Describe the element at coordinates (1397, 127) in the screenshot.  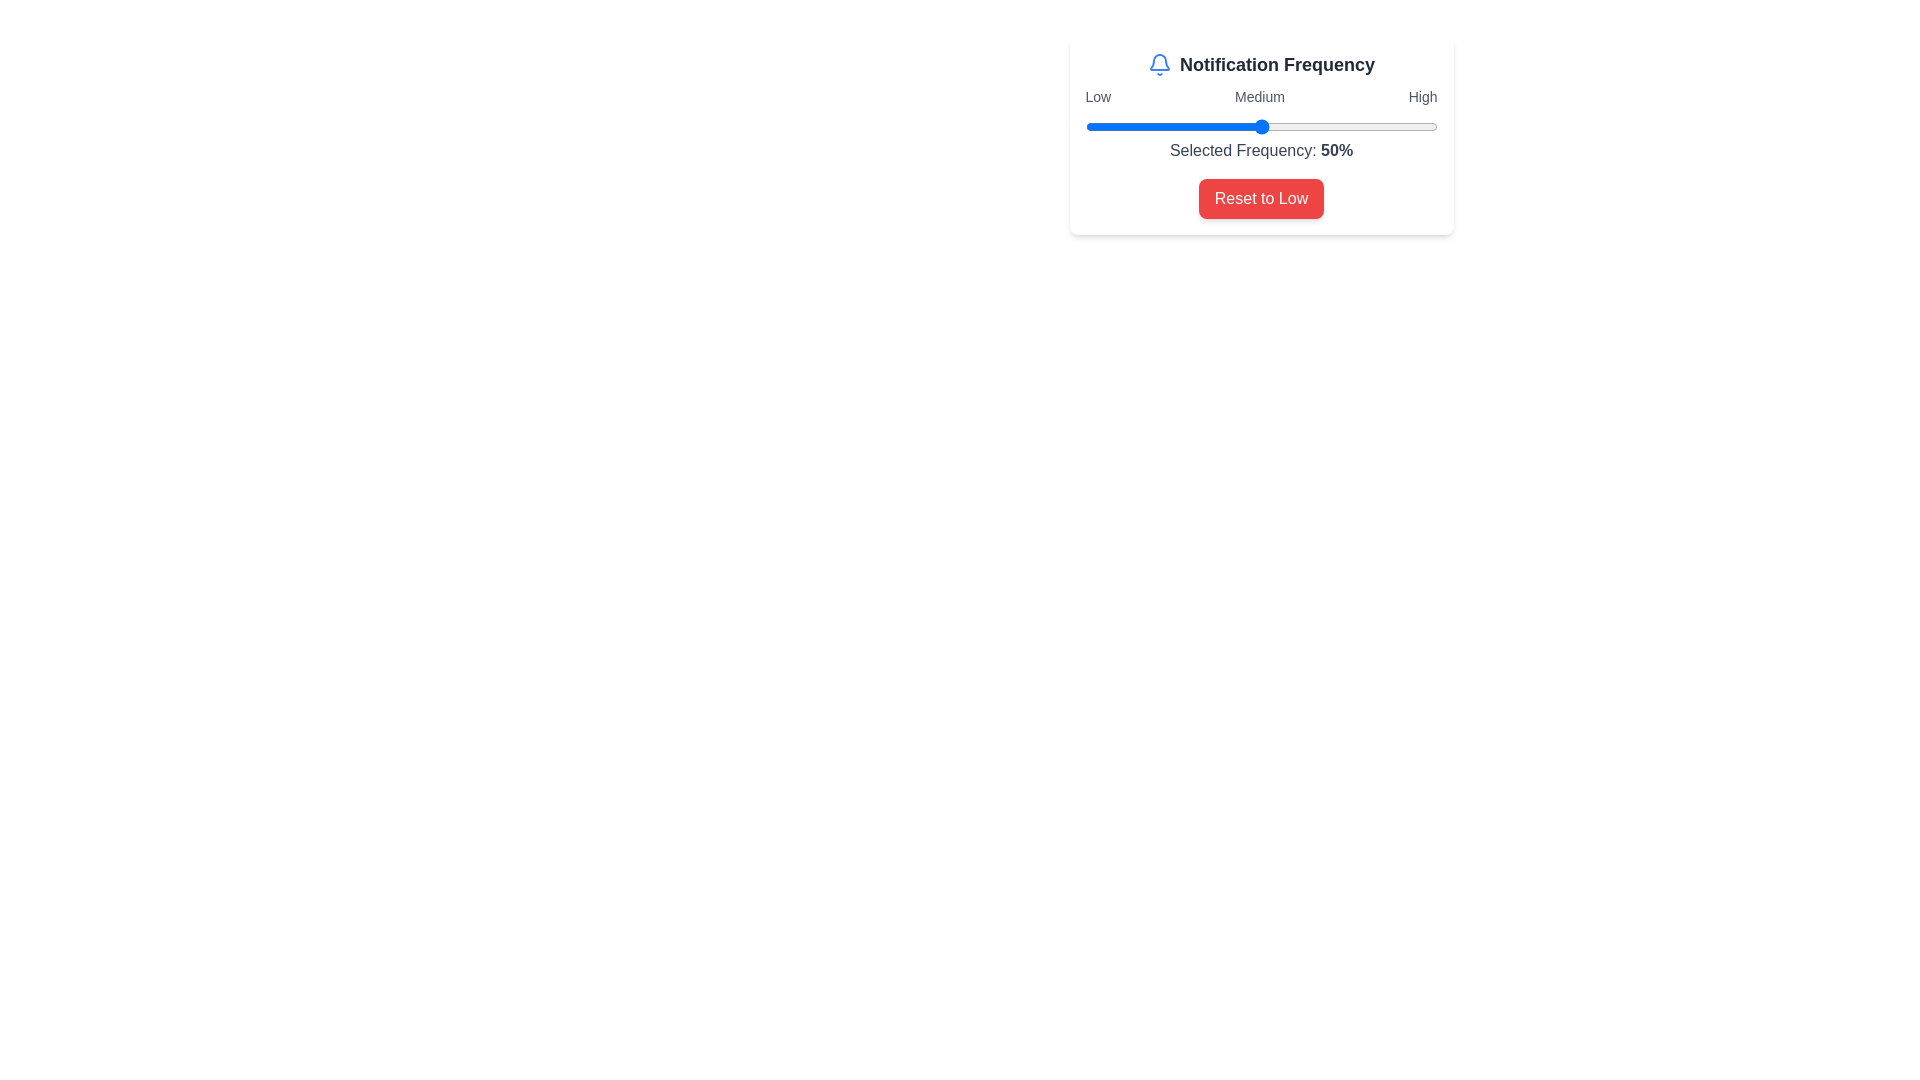
I see `the notification frequency slider to 89%` at that location.